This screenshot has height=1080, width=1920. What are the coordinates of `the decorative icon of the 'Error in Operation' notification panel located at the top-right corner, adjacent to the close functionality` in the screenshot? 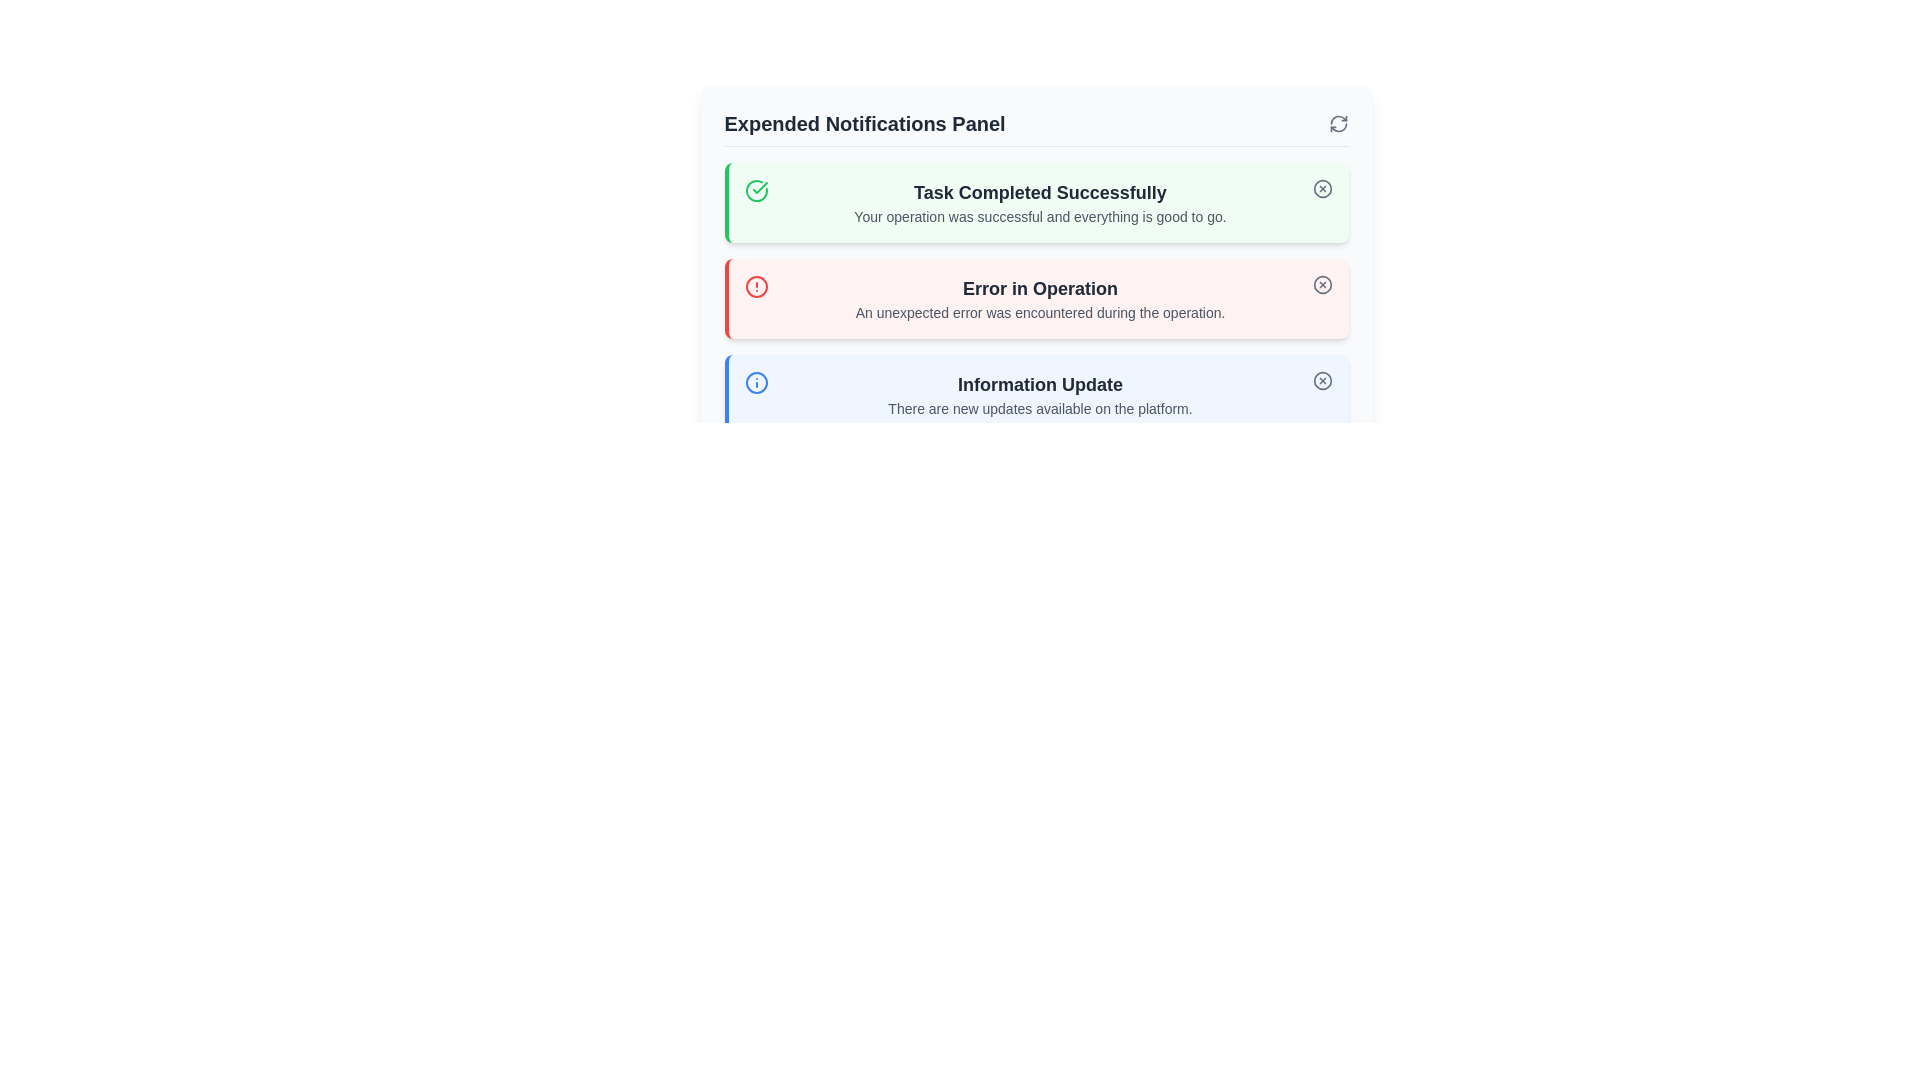 It's located at (1322, 285).